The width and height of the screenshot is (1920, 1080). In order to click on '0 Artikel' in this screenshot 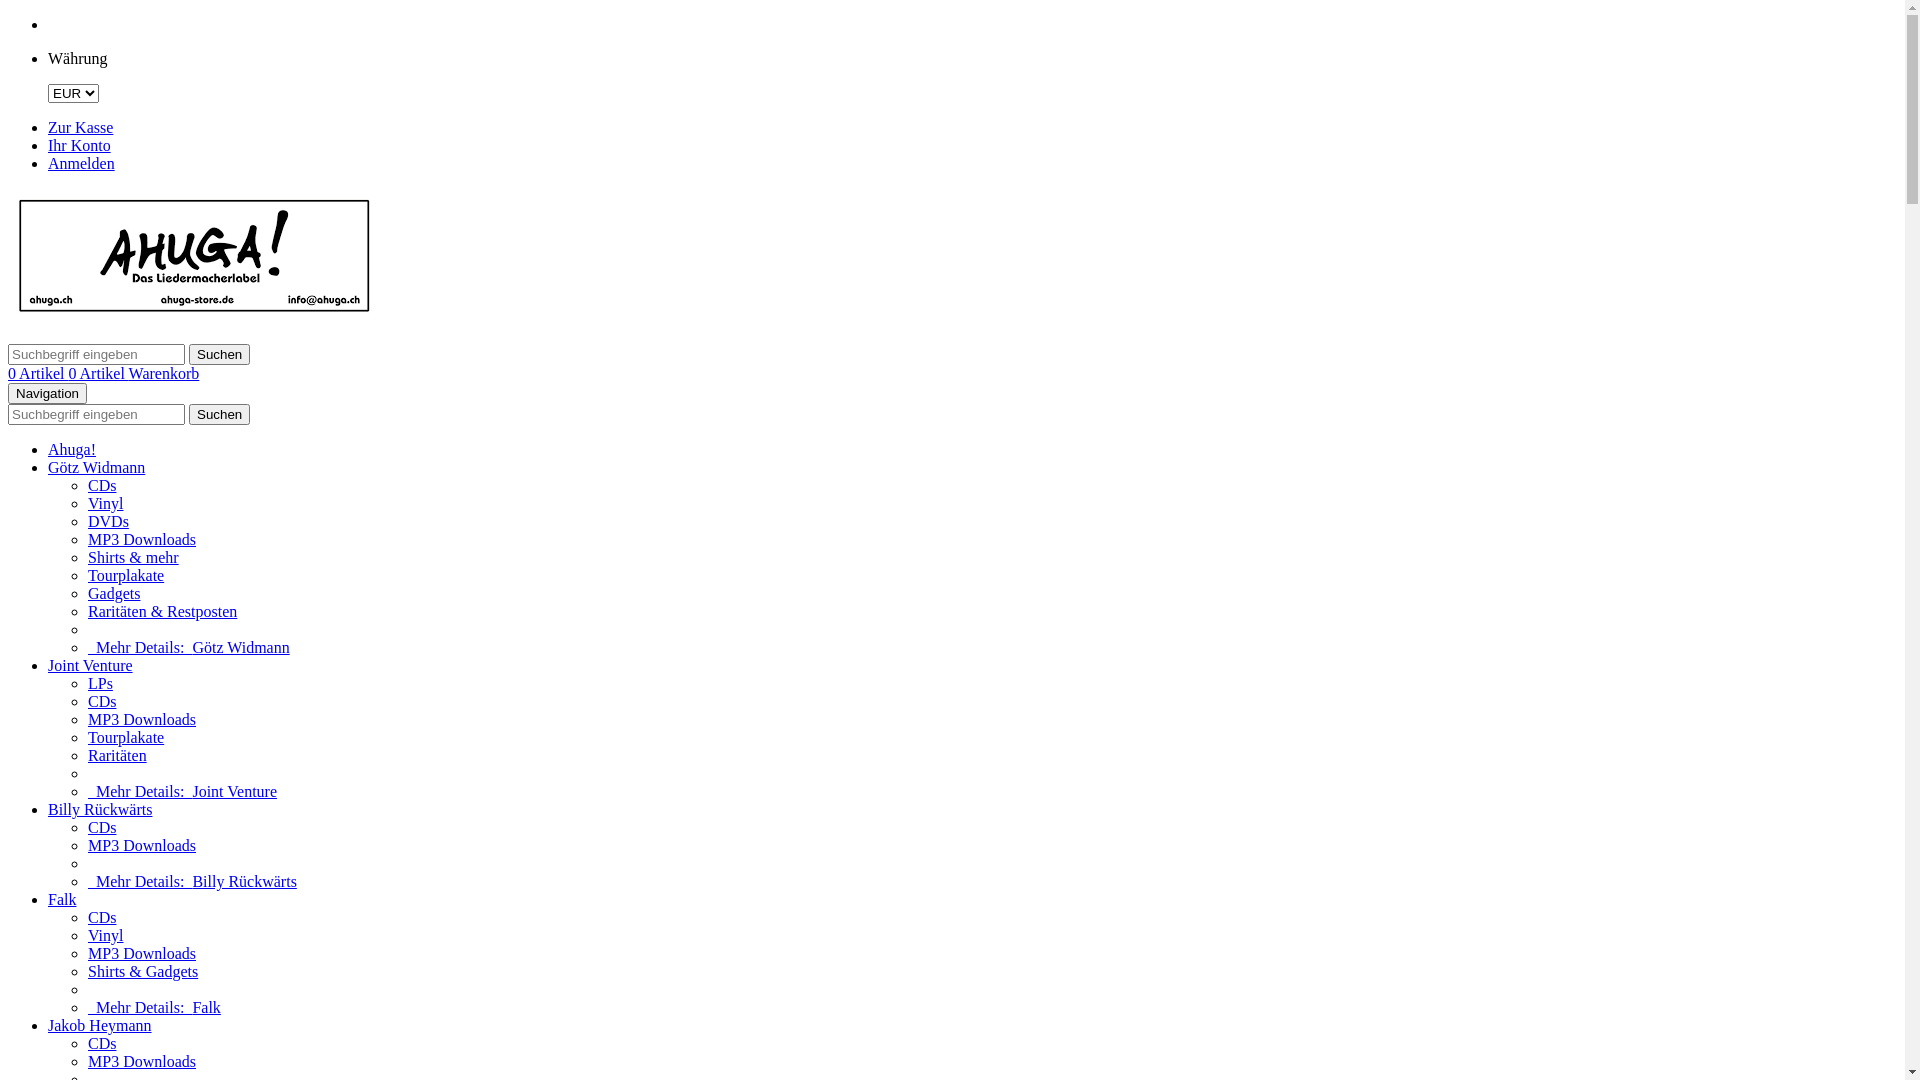, I will do `click(38, 373)`.